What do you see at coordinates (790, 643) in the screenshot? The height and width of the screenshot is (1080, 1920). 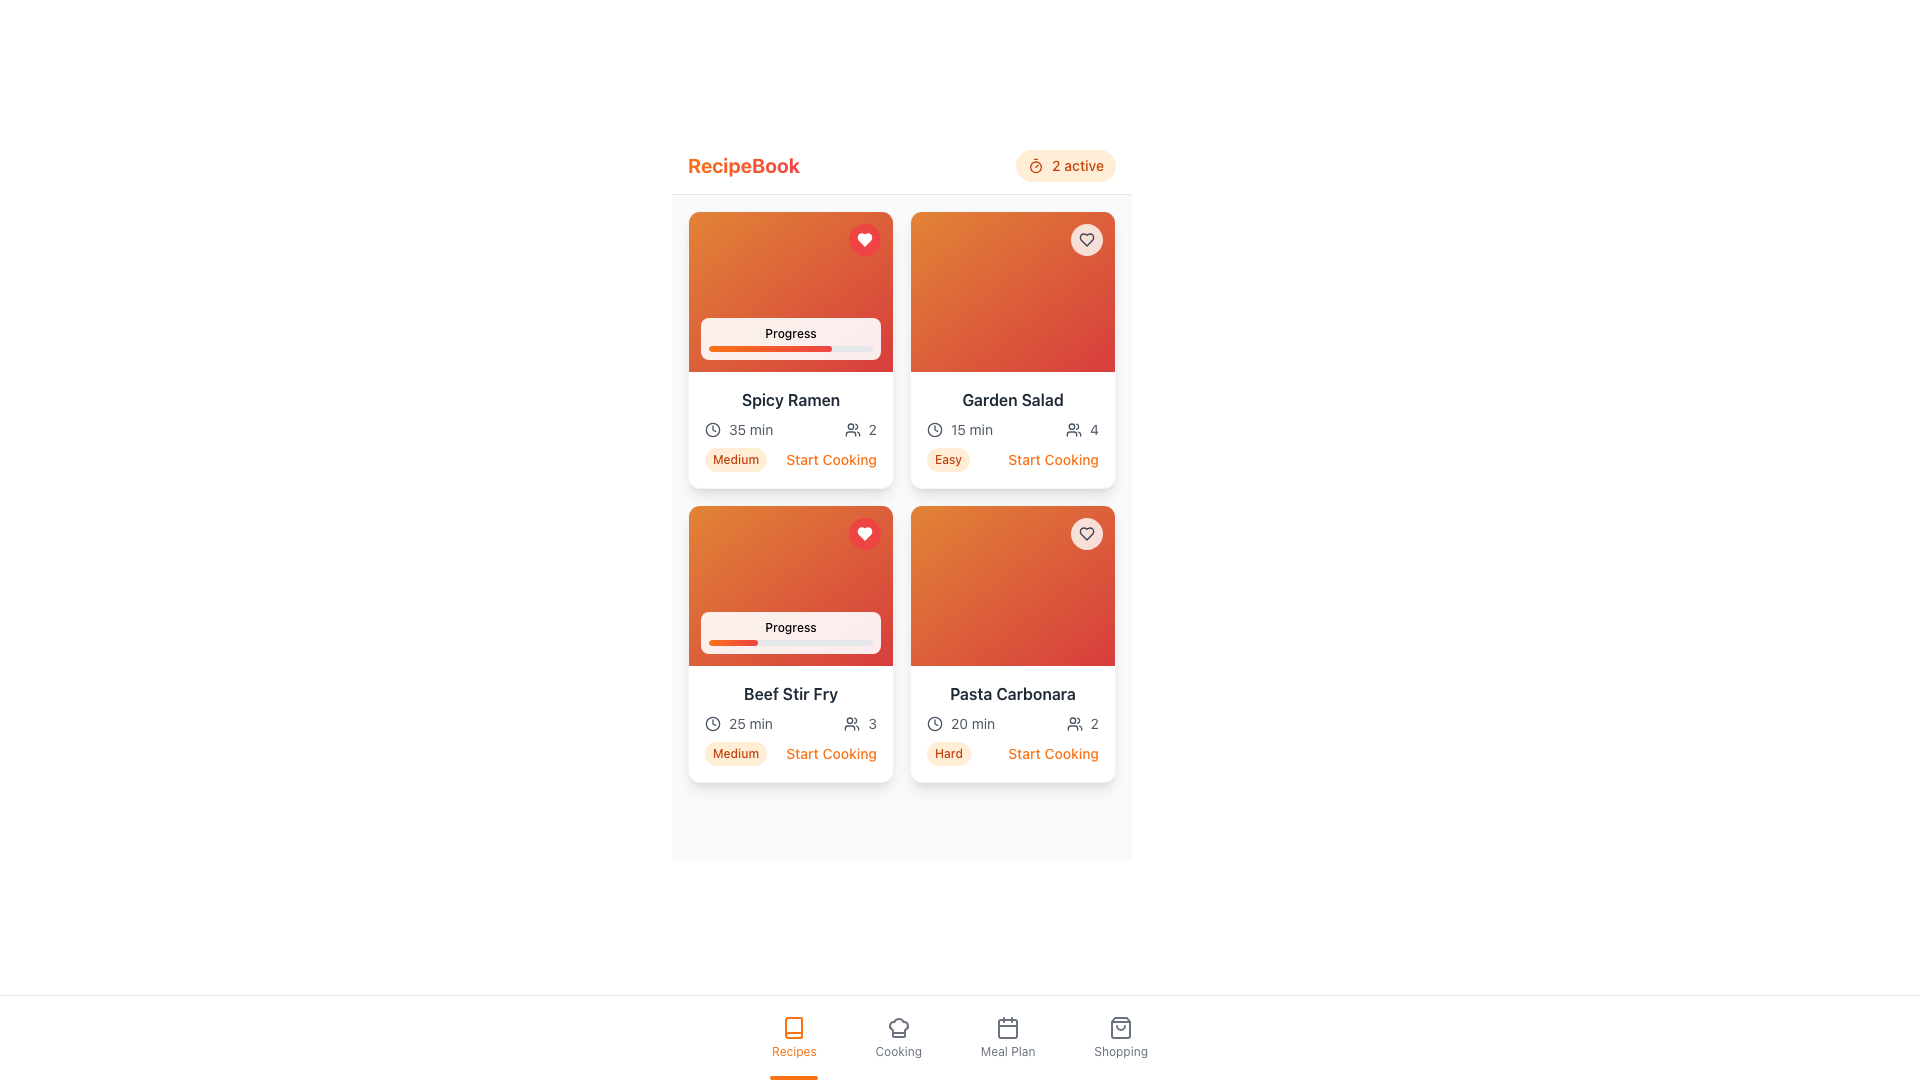 I see `the progress bar indicating the completion status of the 'Beef Stir Fry' recipe, located below the 'Progress' label` at bounding box center [790, 643].